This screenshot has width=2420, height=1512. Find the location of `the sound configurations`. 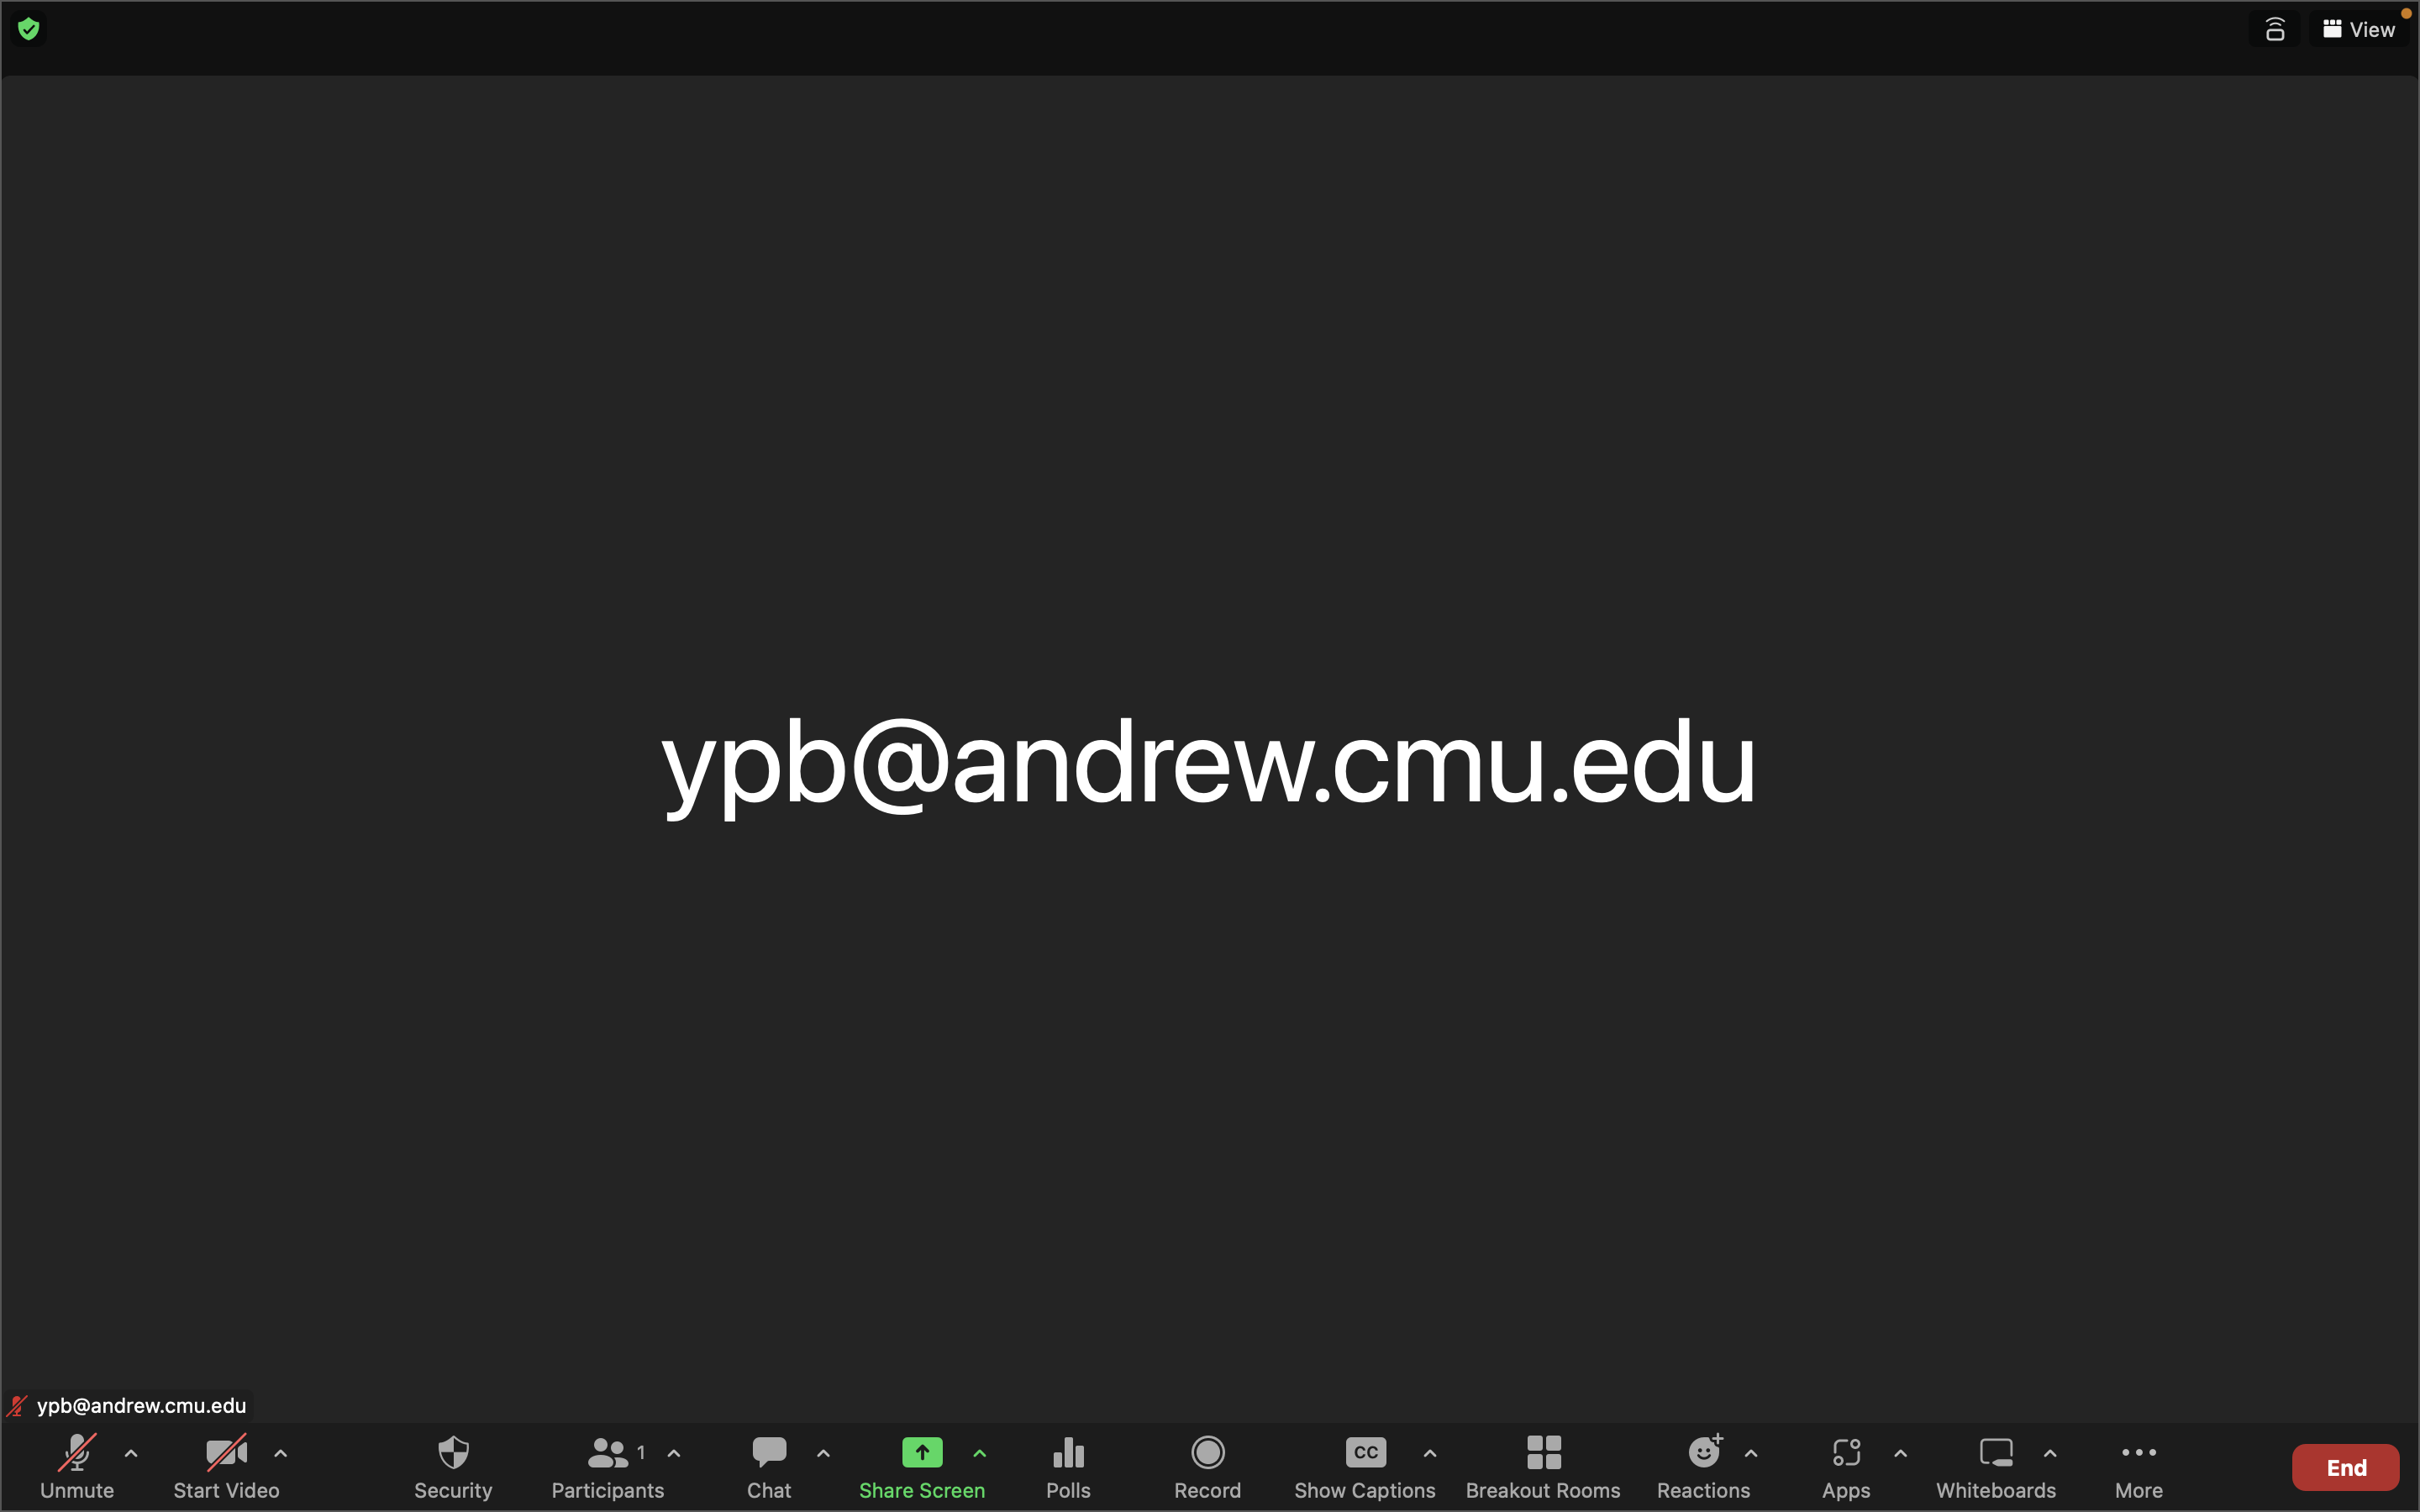

the sound configurations is located at coordinates (130, 1461).